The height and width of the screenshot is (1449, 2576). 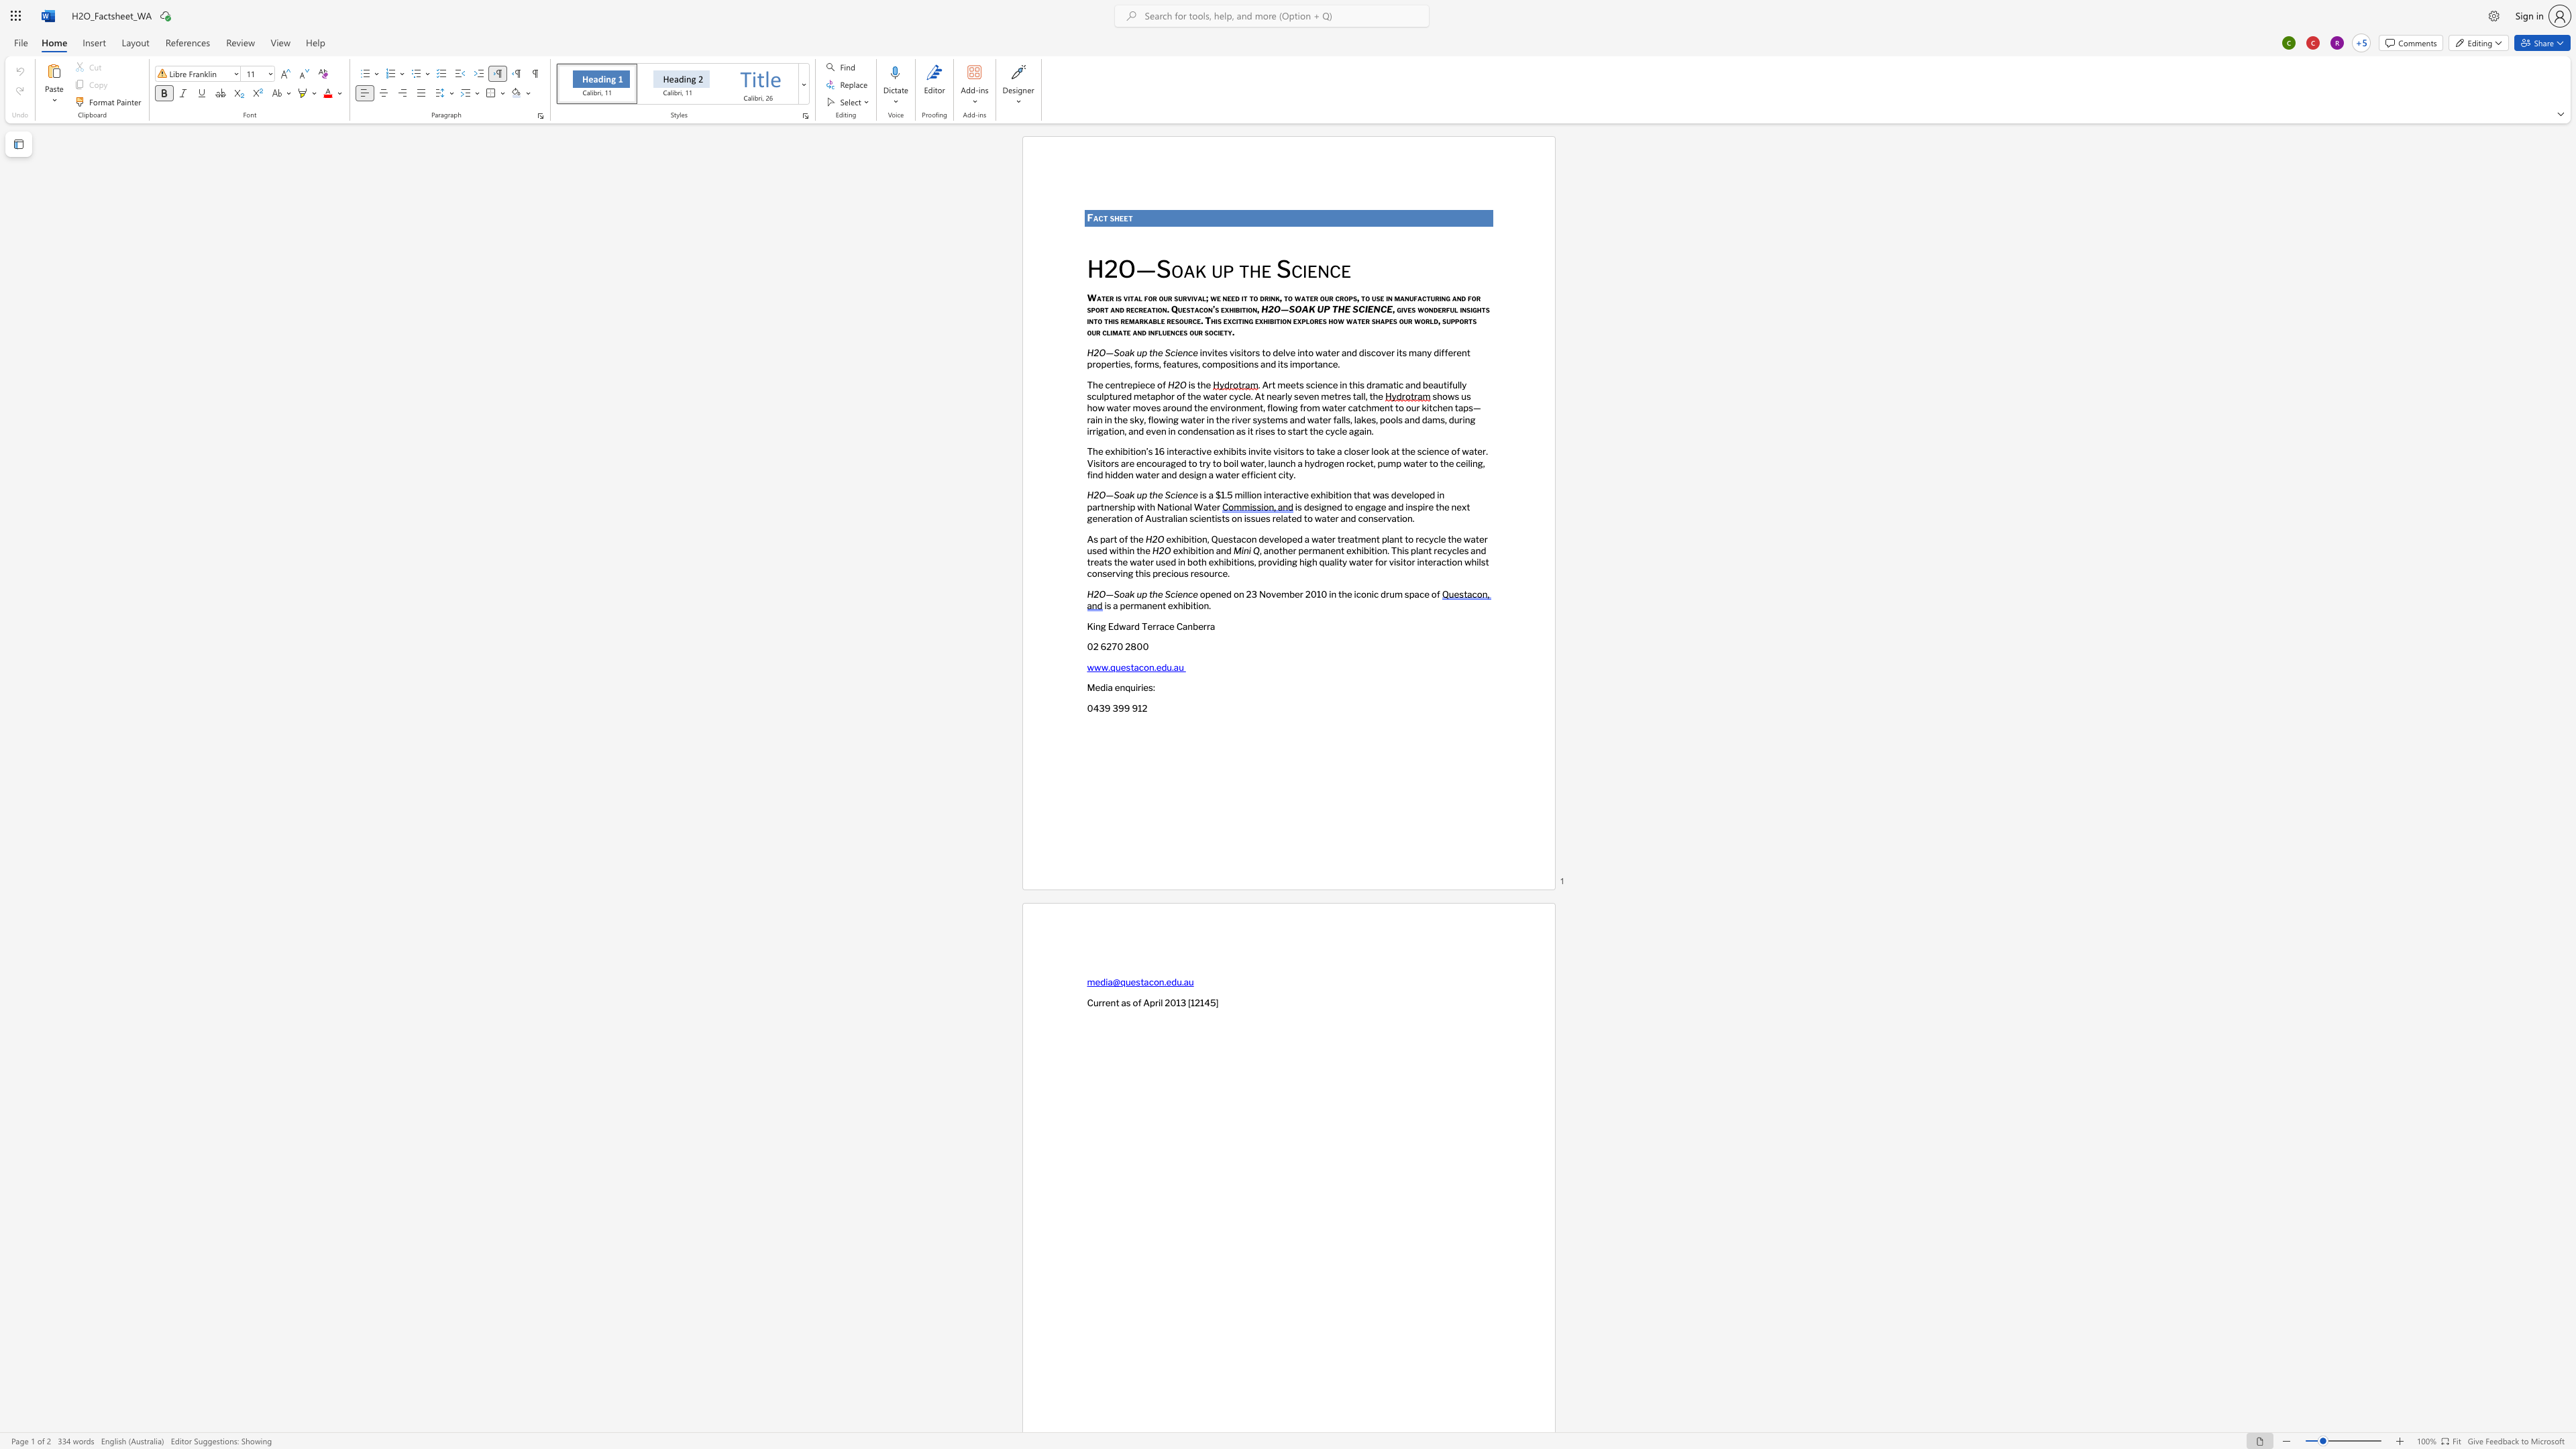 I want to click on the 1th character "O" in the text, so click(x=1127, y=270).